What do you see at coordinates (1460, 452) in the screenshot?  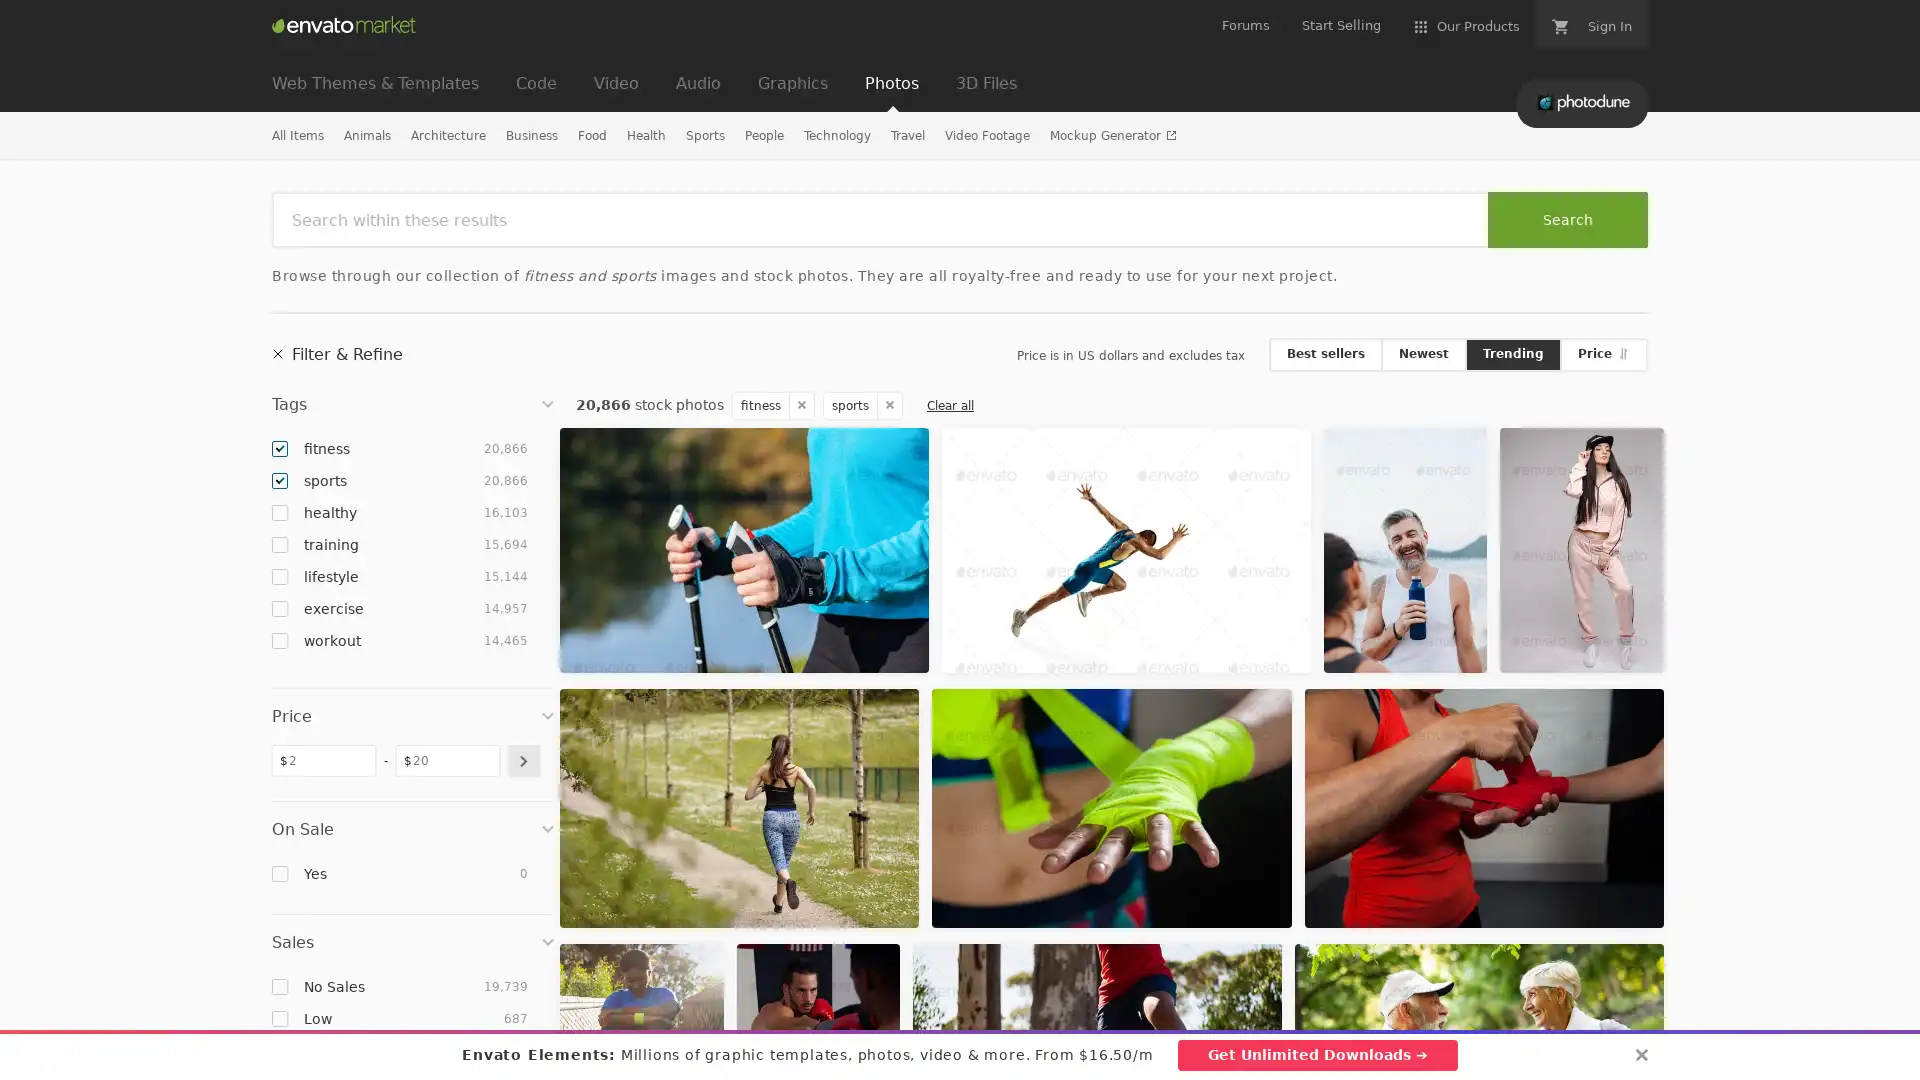 I see `Add to Favorites` at bounding box center [1460, 452].